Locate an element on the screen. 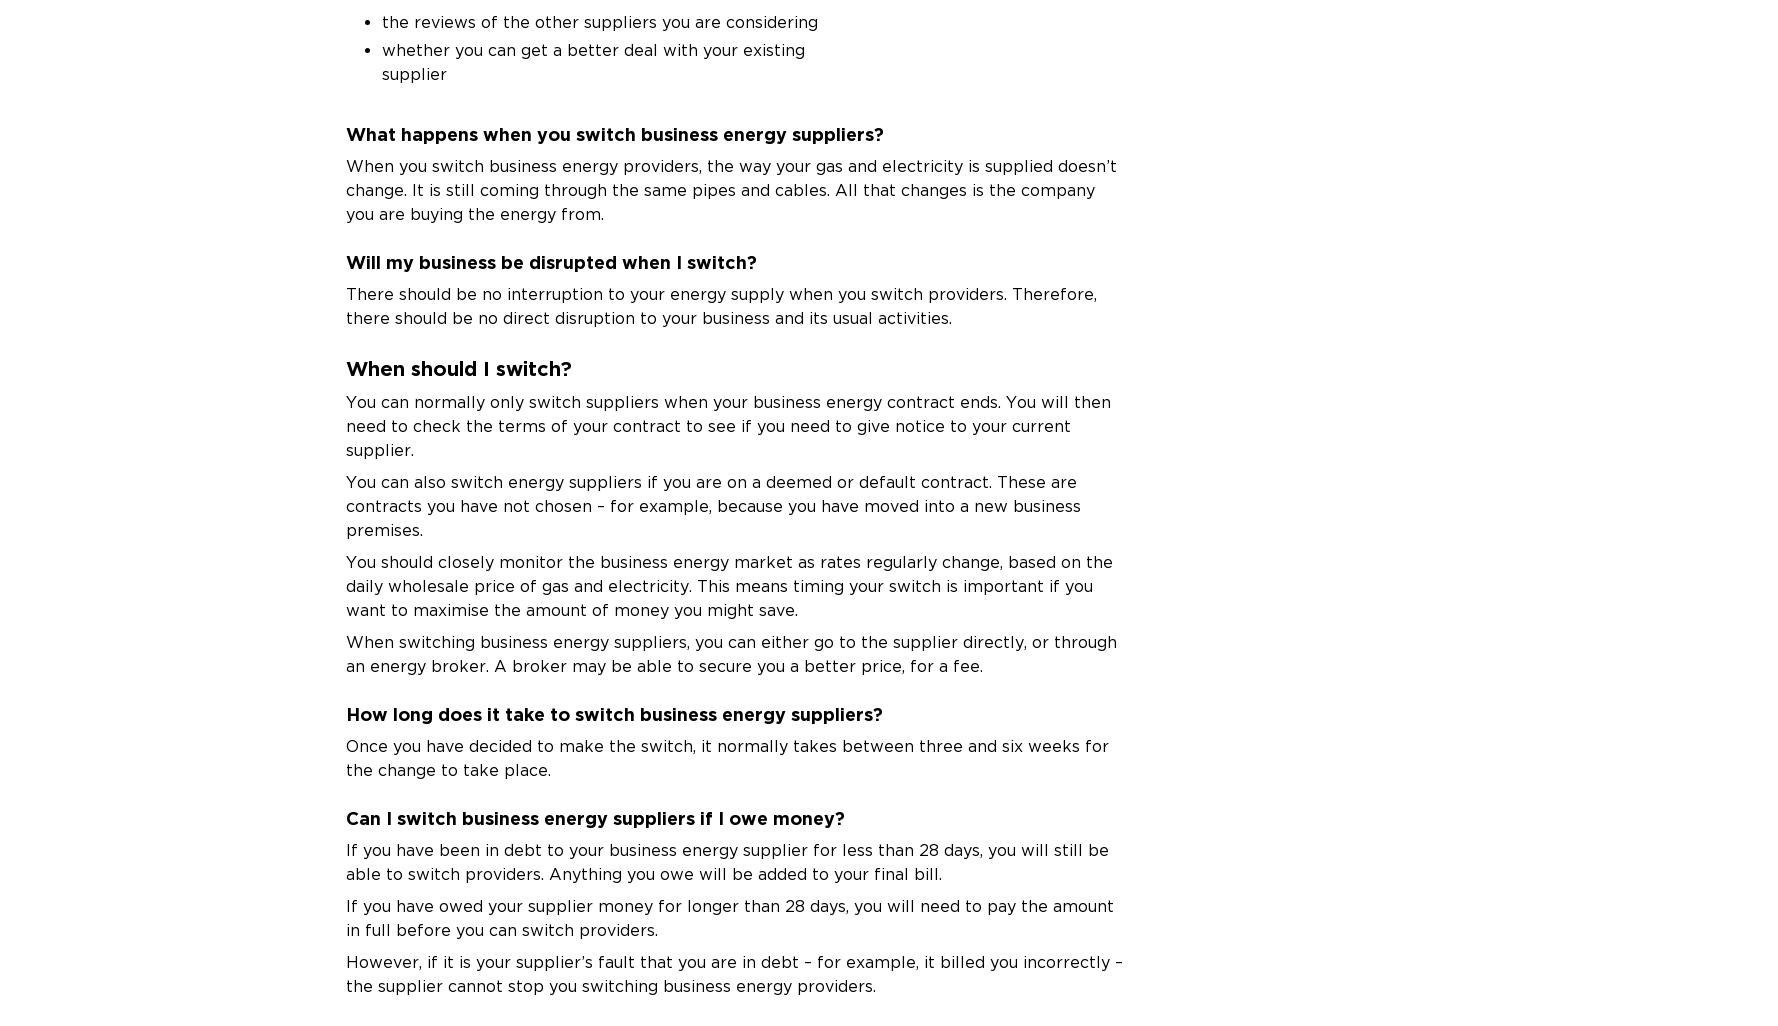  'What happens when you switch business energy suppliers?' is located at coordinates (614, 133).